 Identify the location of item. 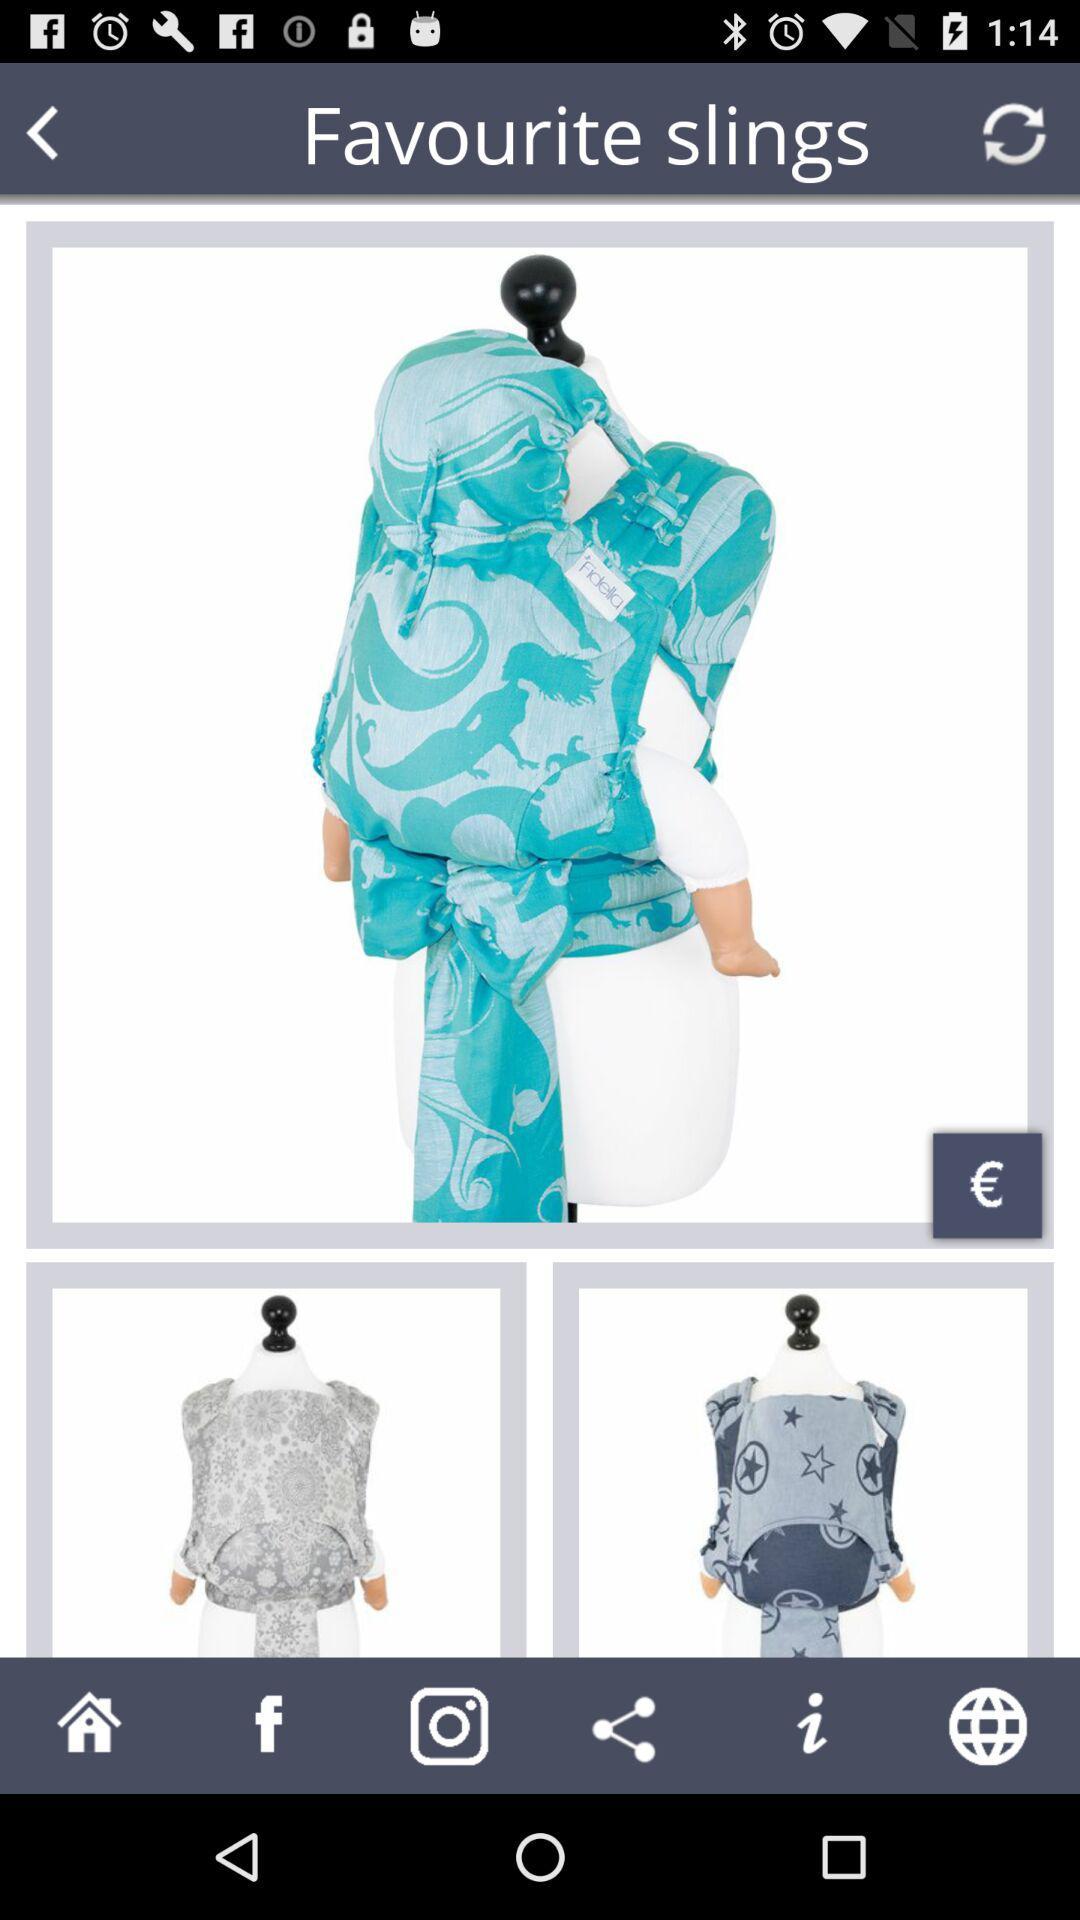
(276, 1473).